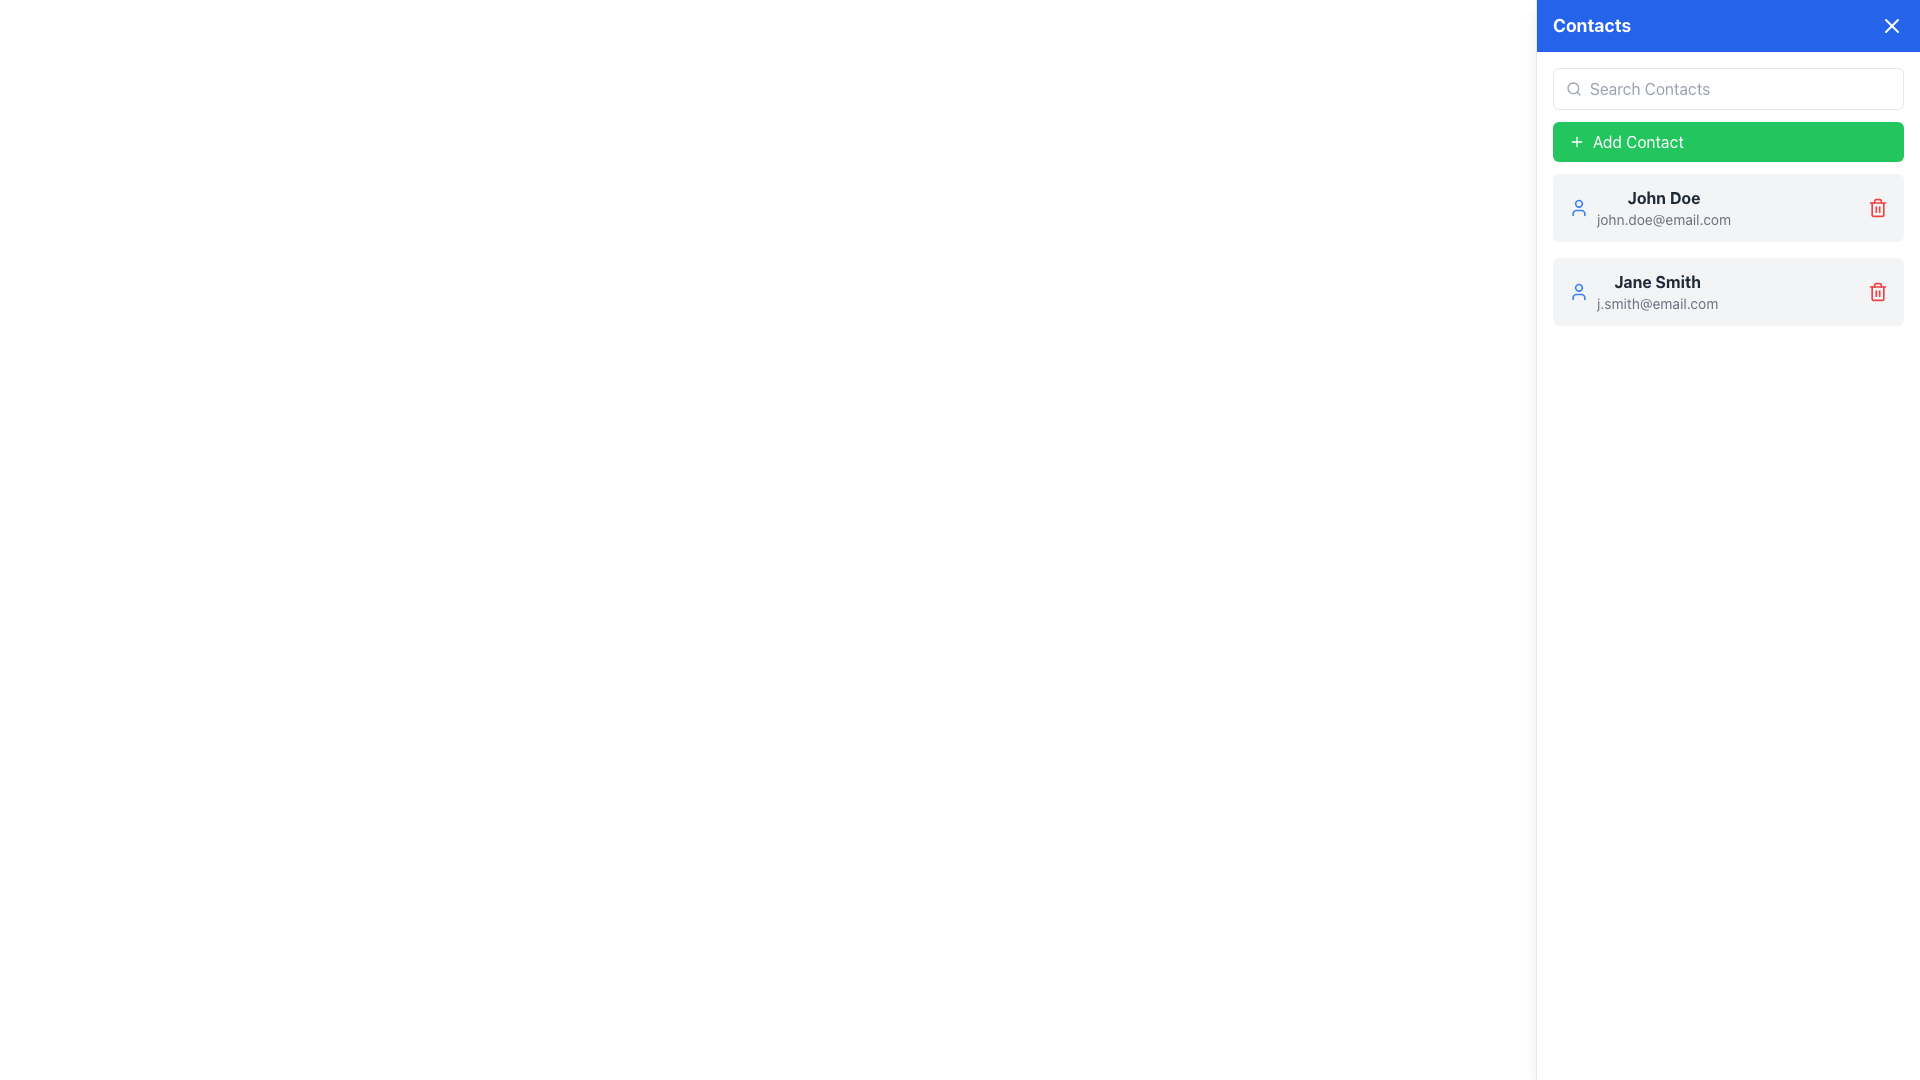 This screenshot has width=1920, height=1080. I want to click on the email address display for the contact 'Jane Smith', which is located beneath the contact's name in the sidebar, so click(1657, 304).